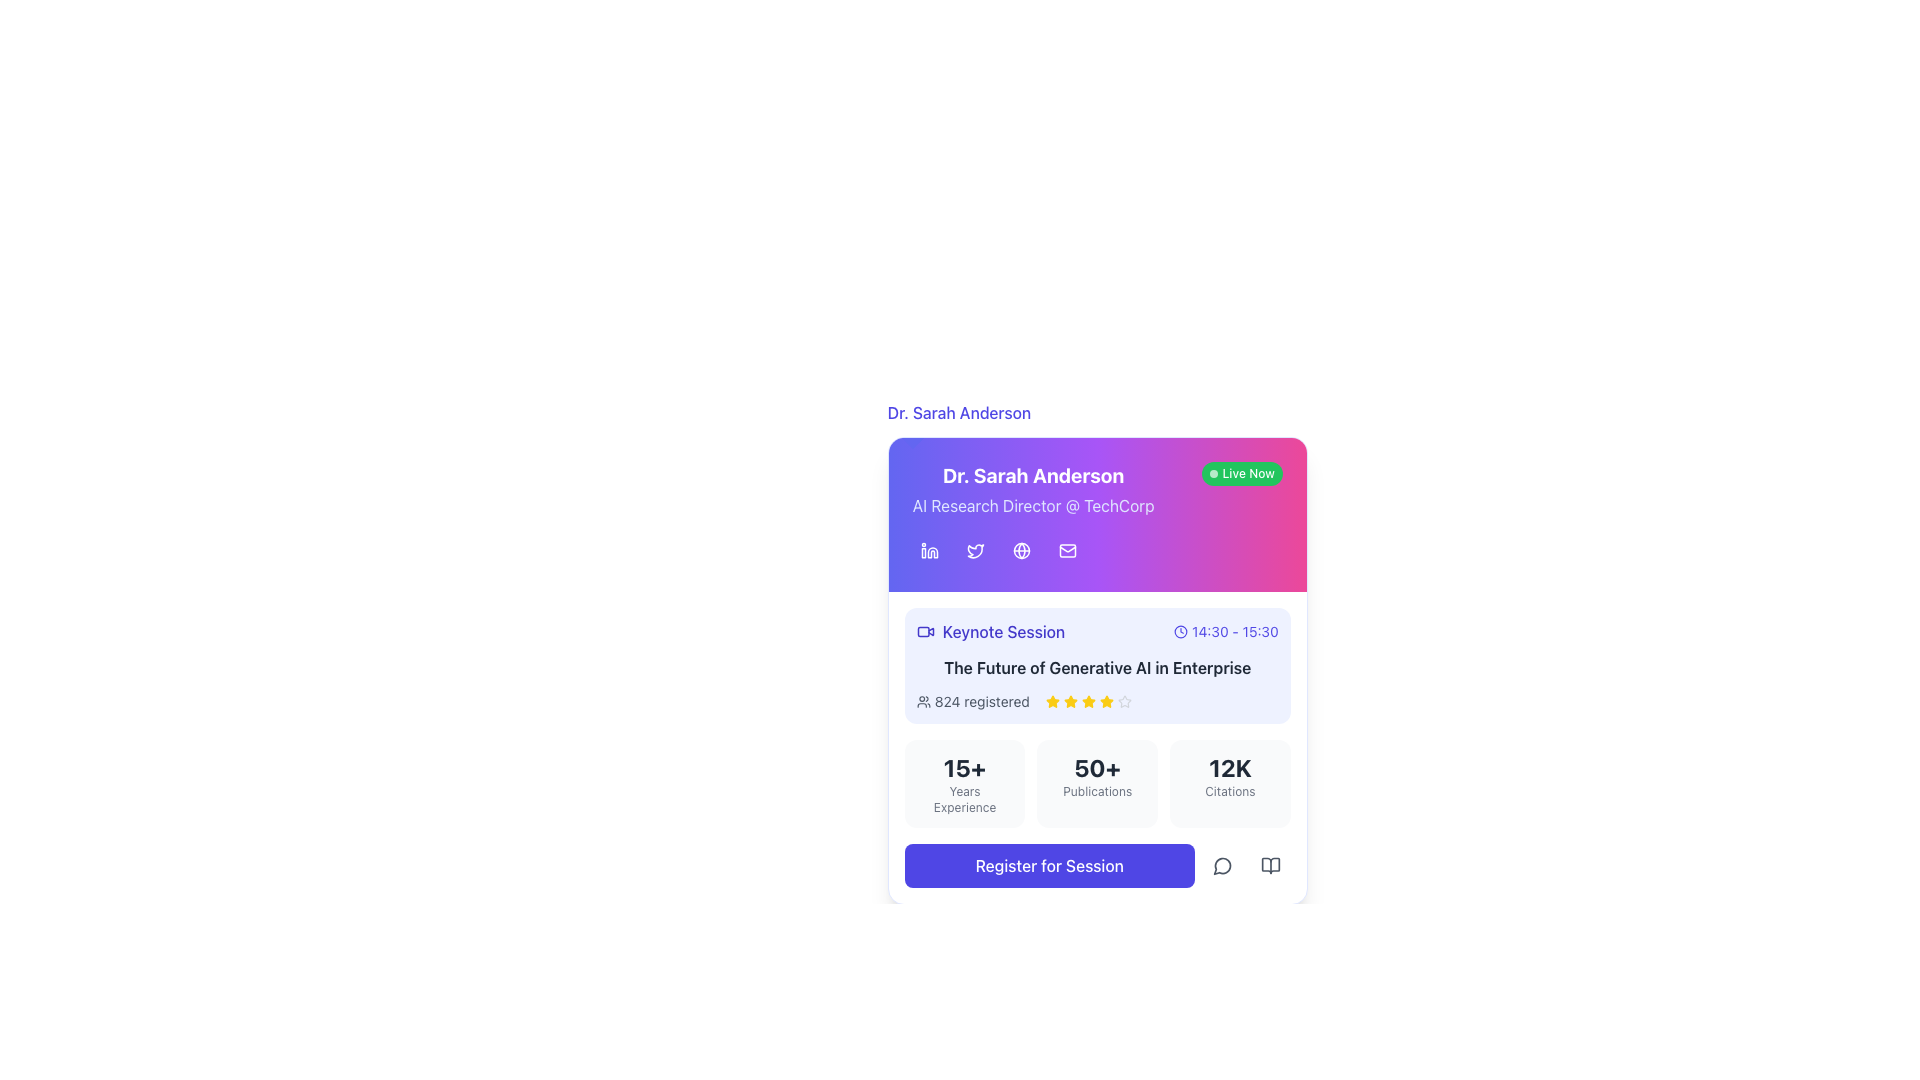 This screenshot has height=1080, width=1920. What do you see at coordinates (982, 701) in the screenshot?
I see `the non-interactive informational text component displaying the number of registrants for the session 'The Future of Generative AI in Enterprise'` at bounding box center [982, 701].